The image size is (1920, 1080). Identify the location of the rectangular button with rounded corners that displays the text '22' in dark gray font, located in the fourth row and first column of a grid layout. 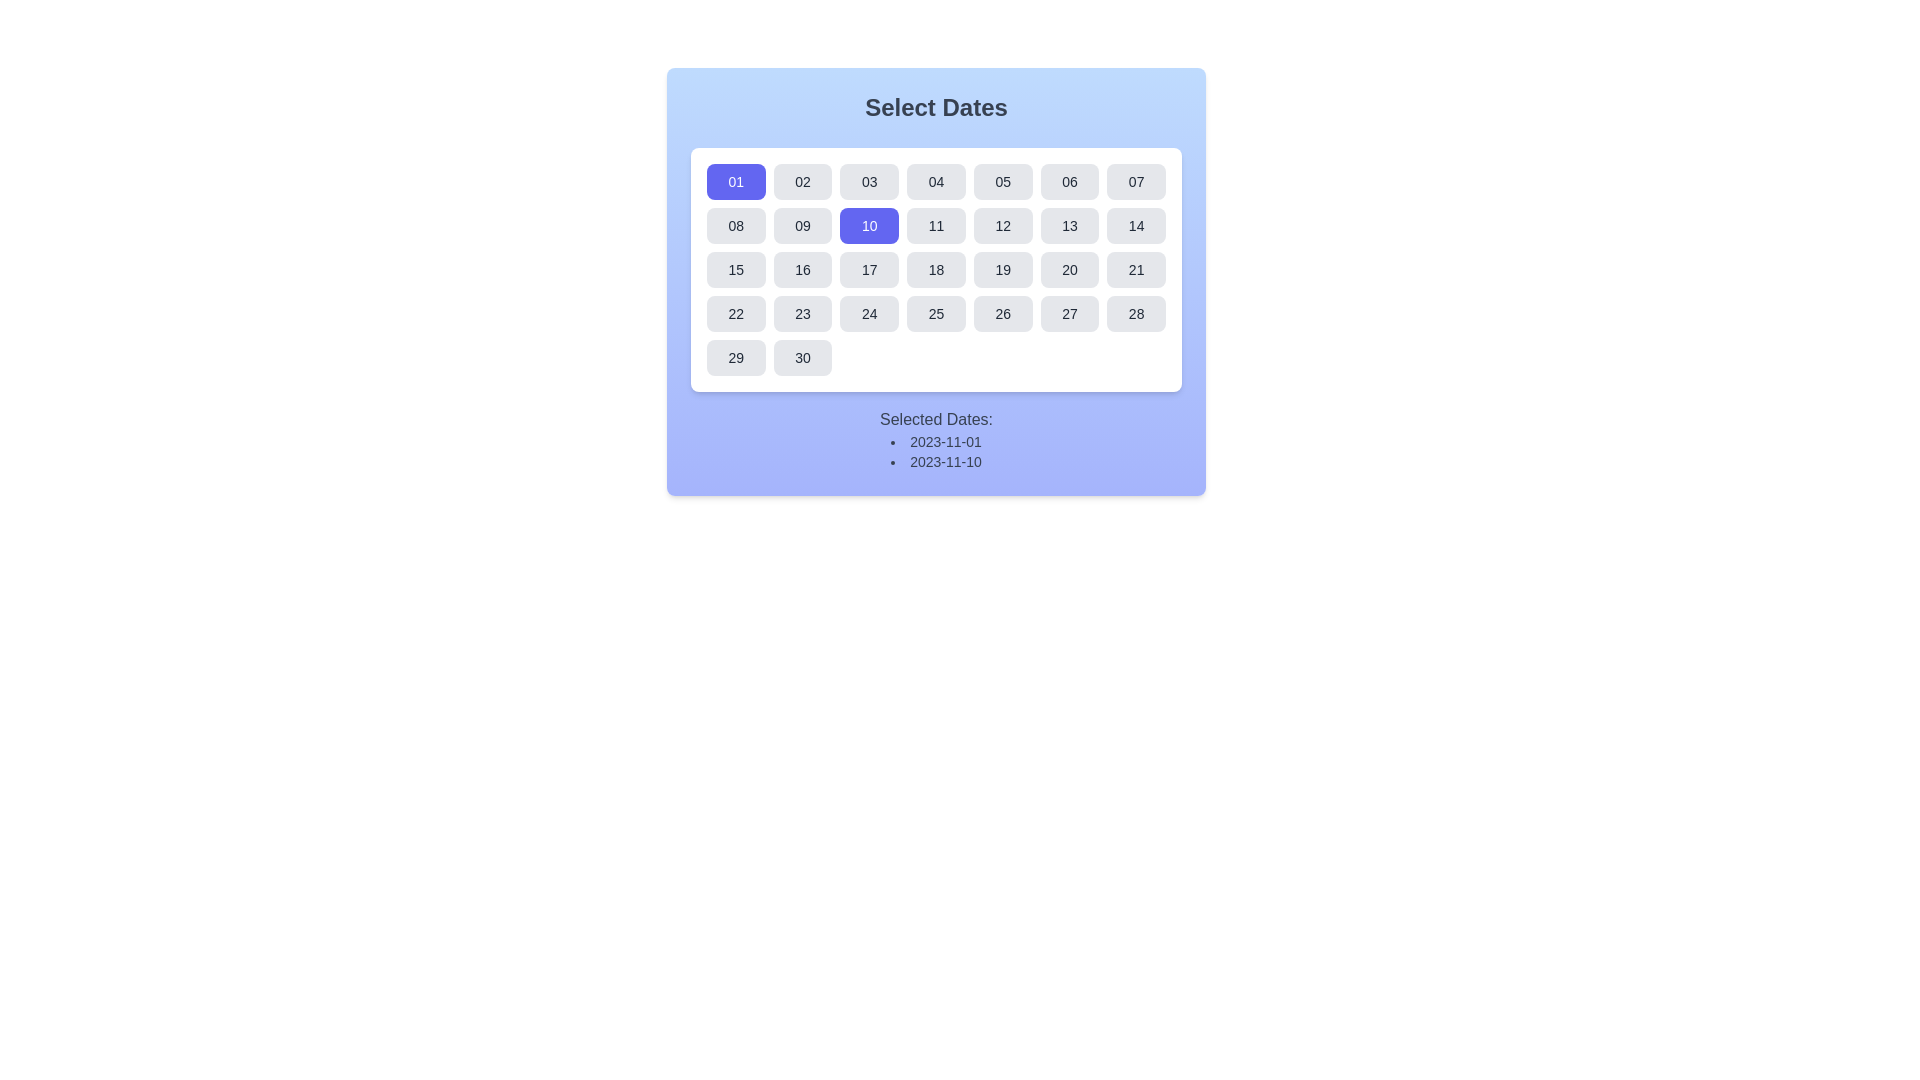
(735, 313).